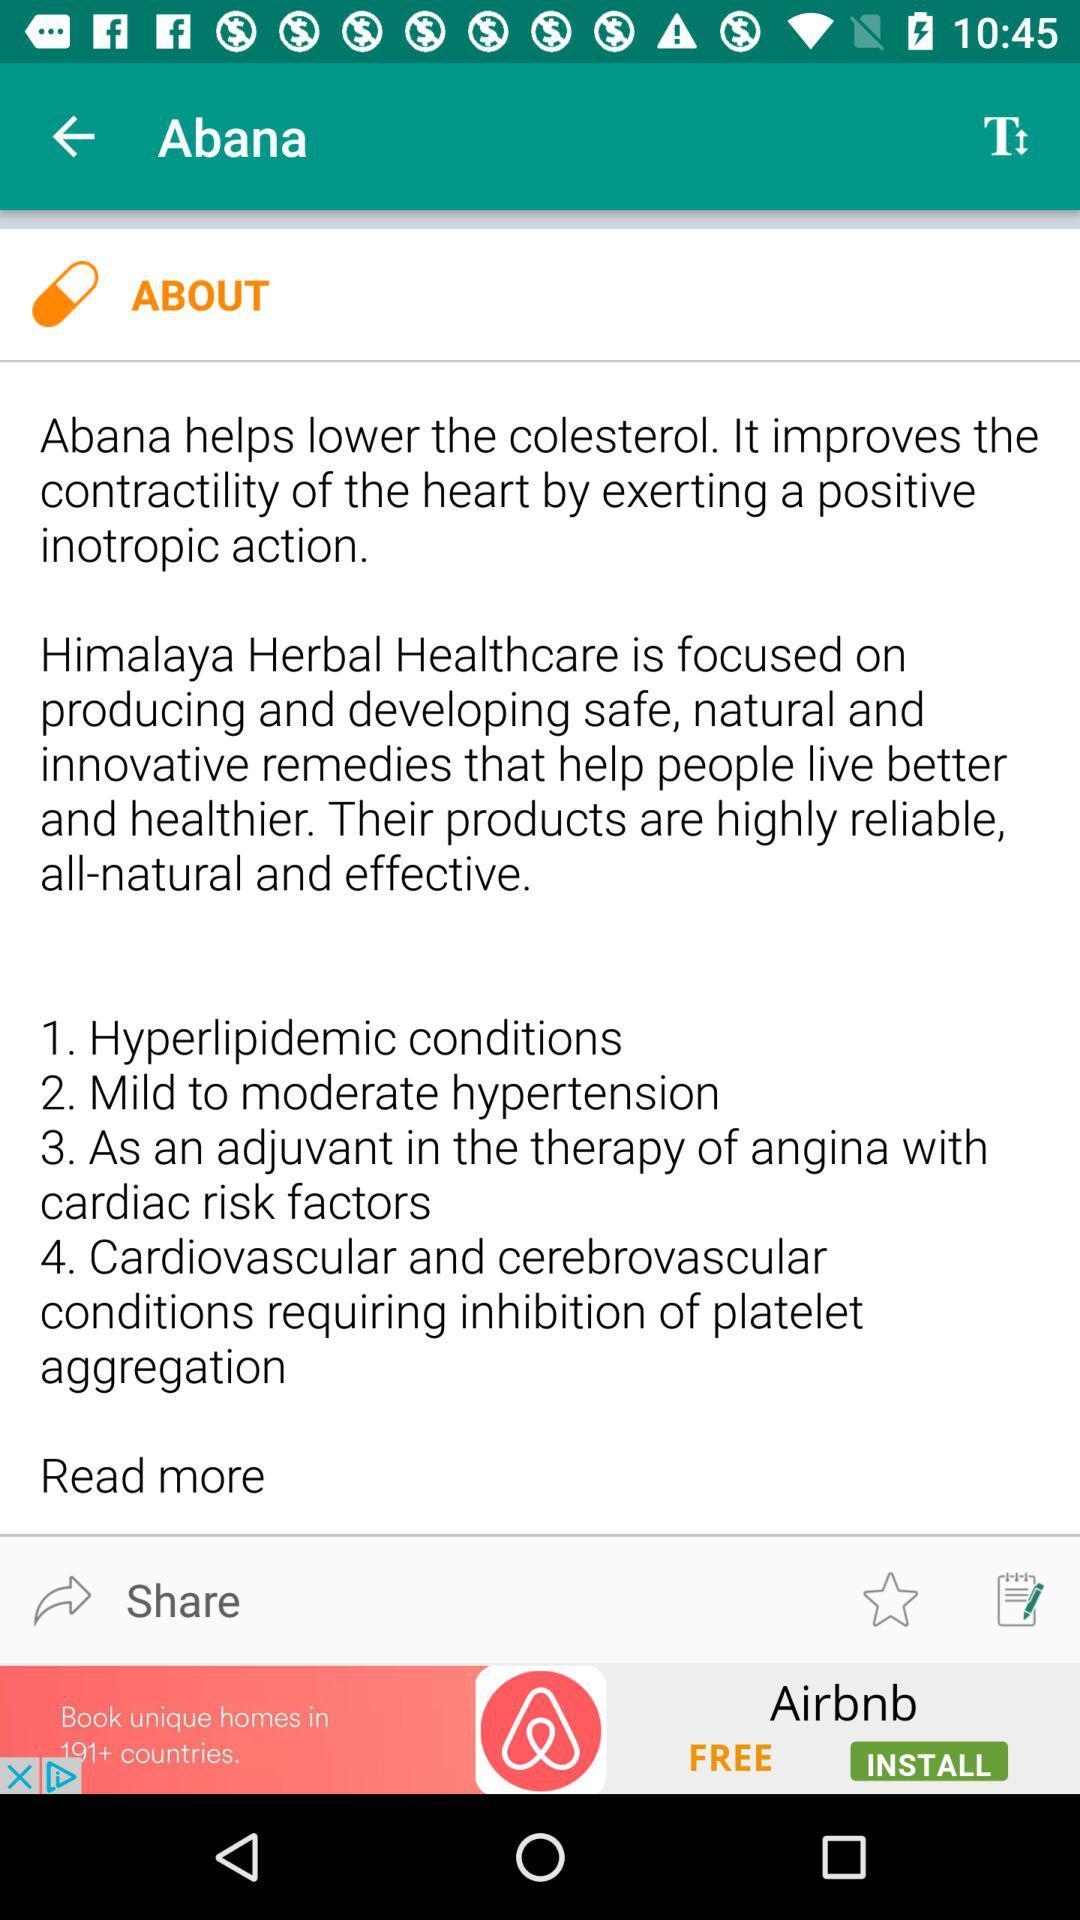 This screenshot has height=1920, width=1080. What do you see at coordinates (540, 1727) in the screenshot?
I see `advertisement` at bounding box center [540, 1727].